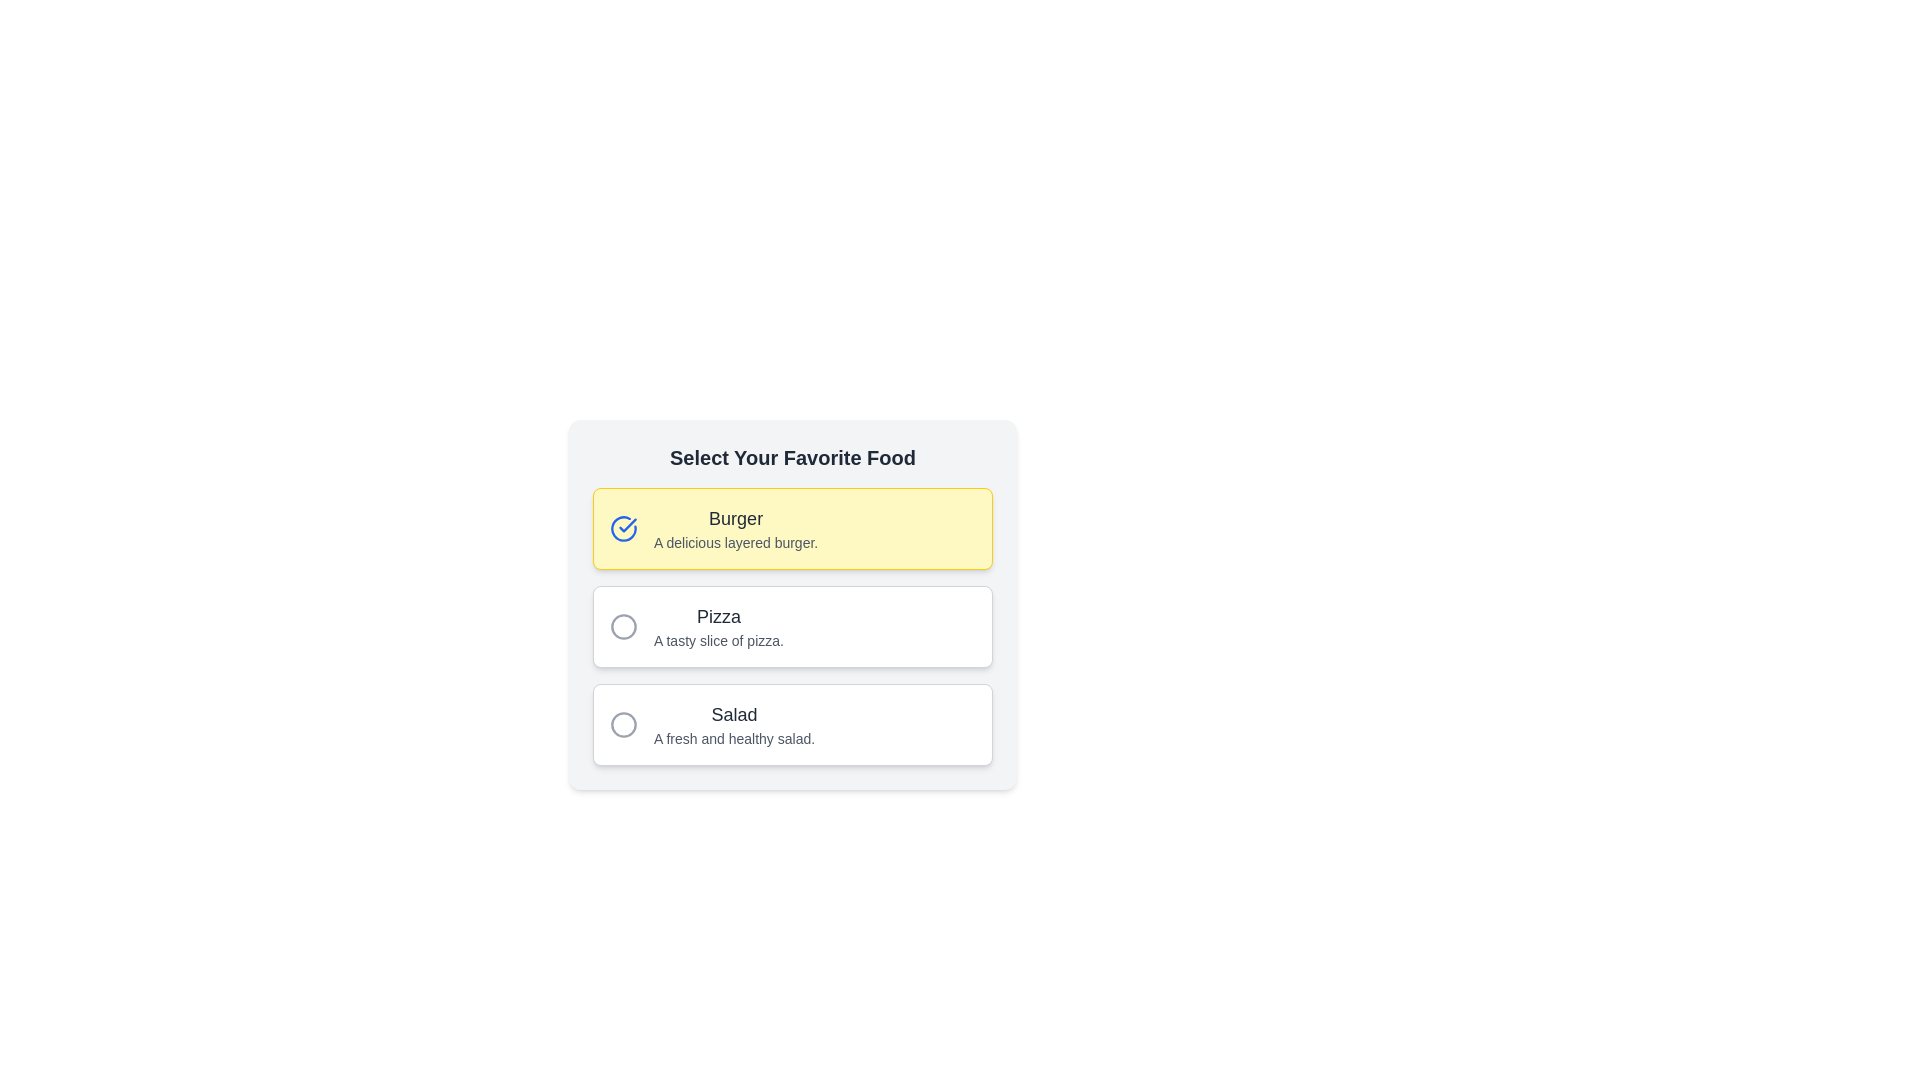  Describe the element at coordinates (623, 626) in the screenshot. I see `the radio button for the 'Pizza' option, which is positioned at the leftmost end of the card containing the text 'Pizza' and 'A tasty slice of pizza.'` at that location.